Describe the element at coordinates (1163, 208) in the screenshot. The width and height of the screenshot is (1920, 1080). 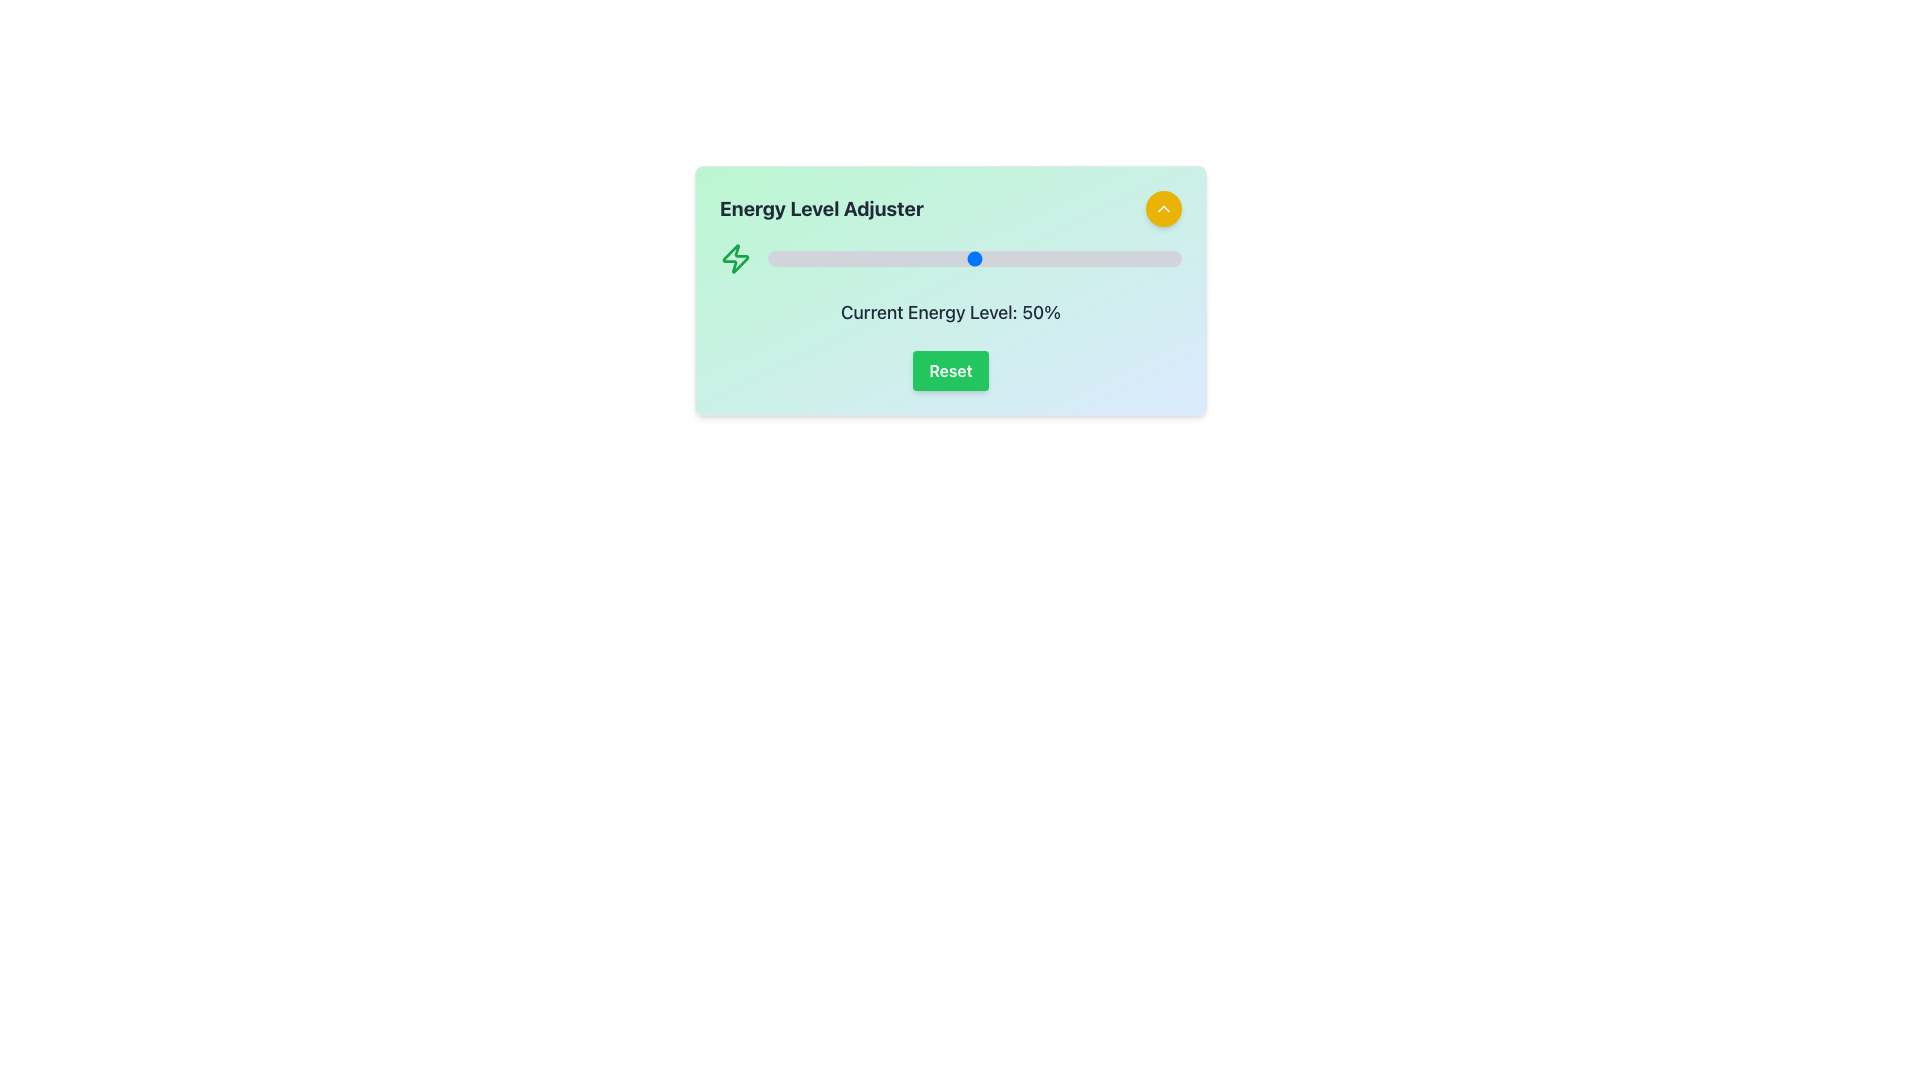
I see `the small upward-pointing chevron icon, which is centered within a circular yellow button at the top-right corner of the card layout` at that location.